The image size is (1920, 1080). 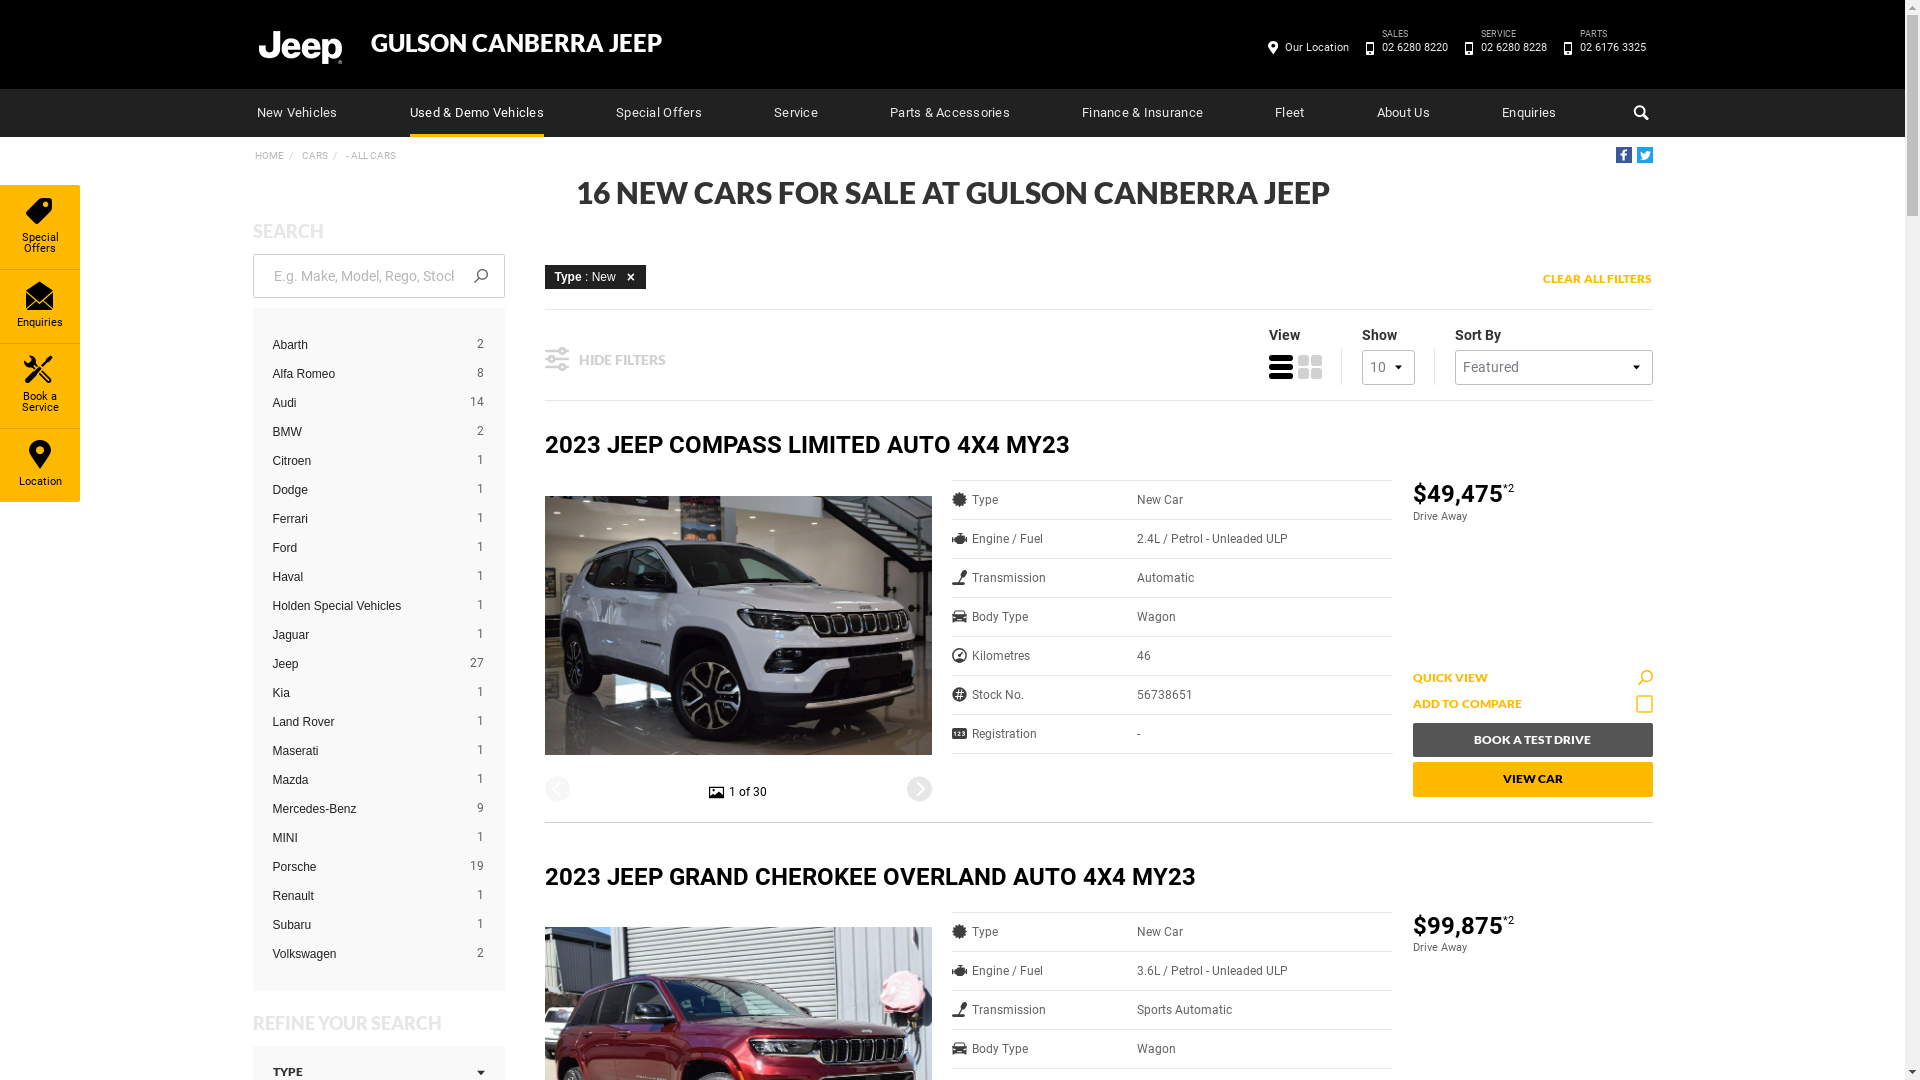 I want to click on 'Ford', so click(x=271, y=547).